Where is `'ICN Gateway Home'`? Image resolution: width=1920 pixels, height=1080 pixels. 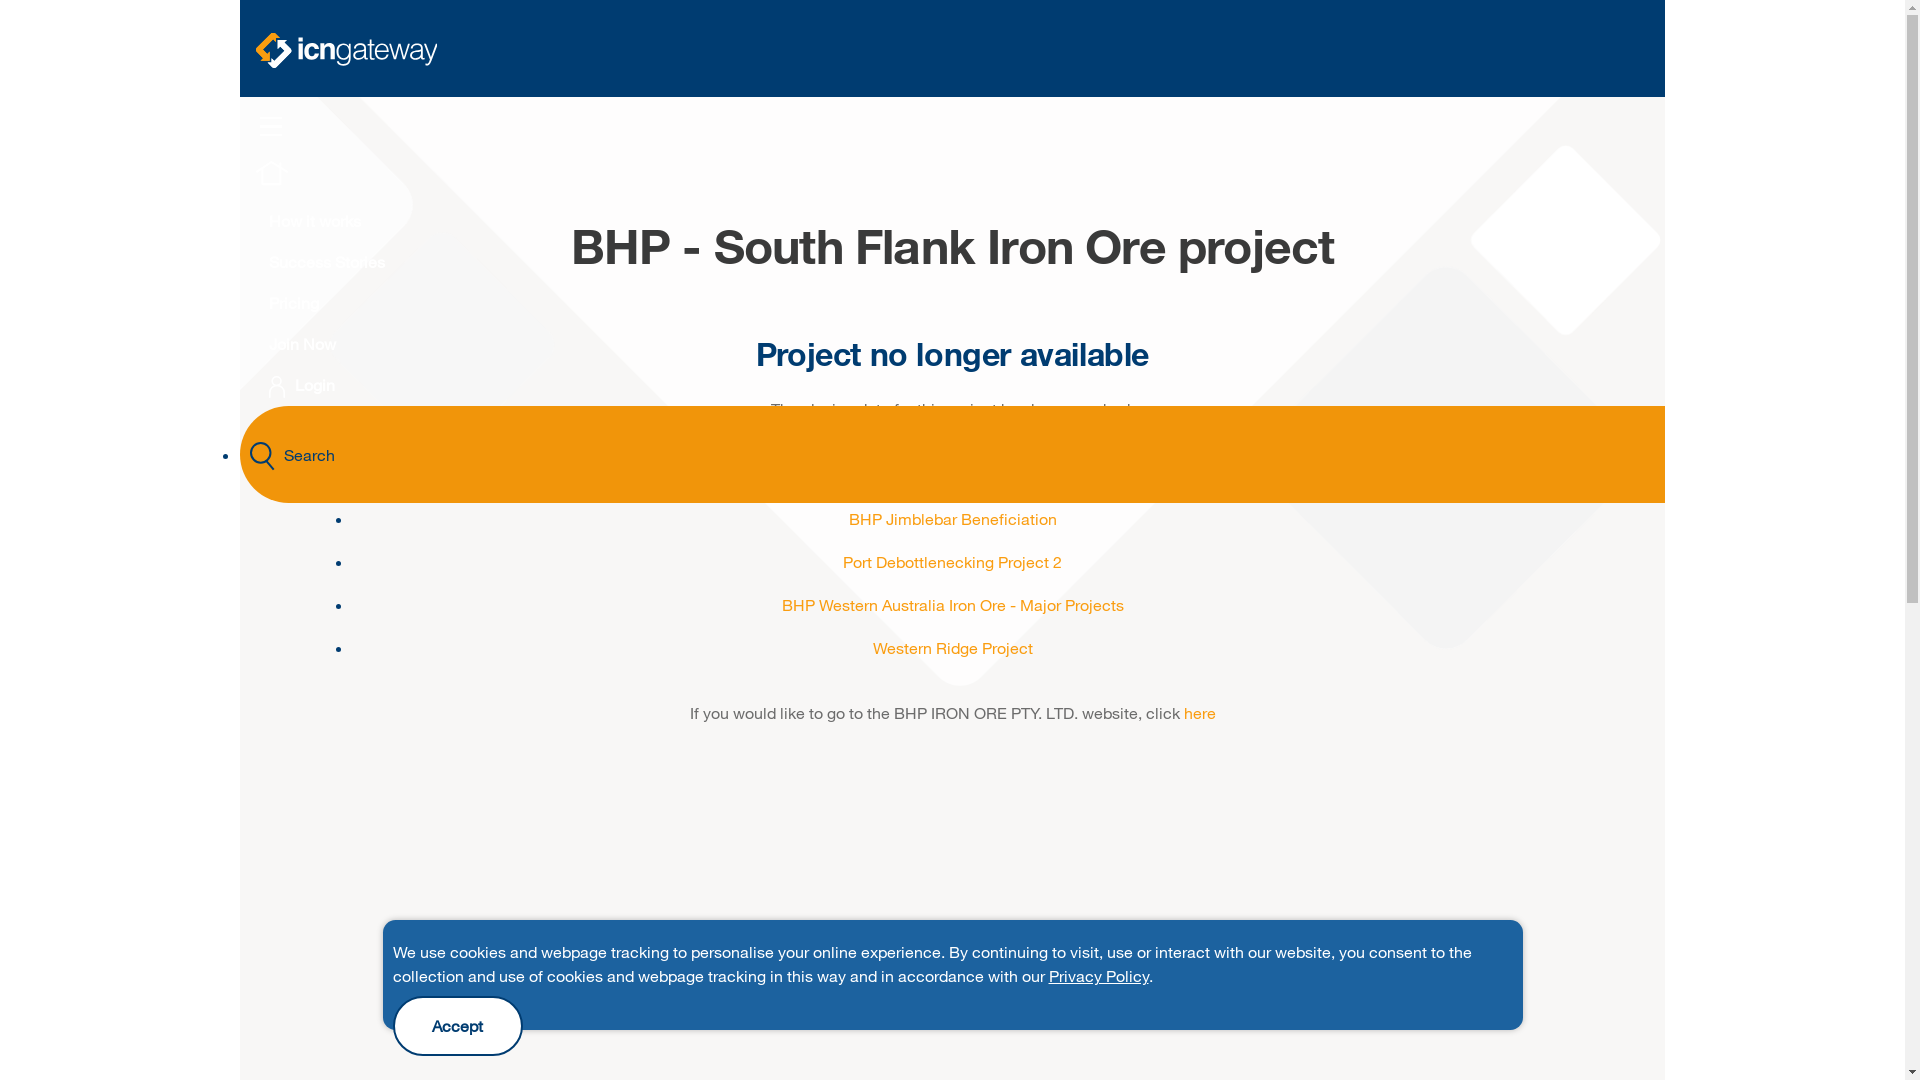 'ICN Gateway Home' is located at coordinates (346, 49).